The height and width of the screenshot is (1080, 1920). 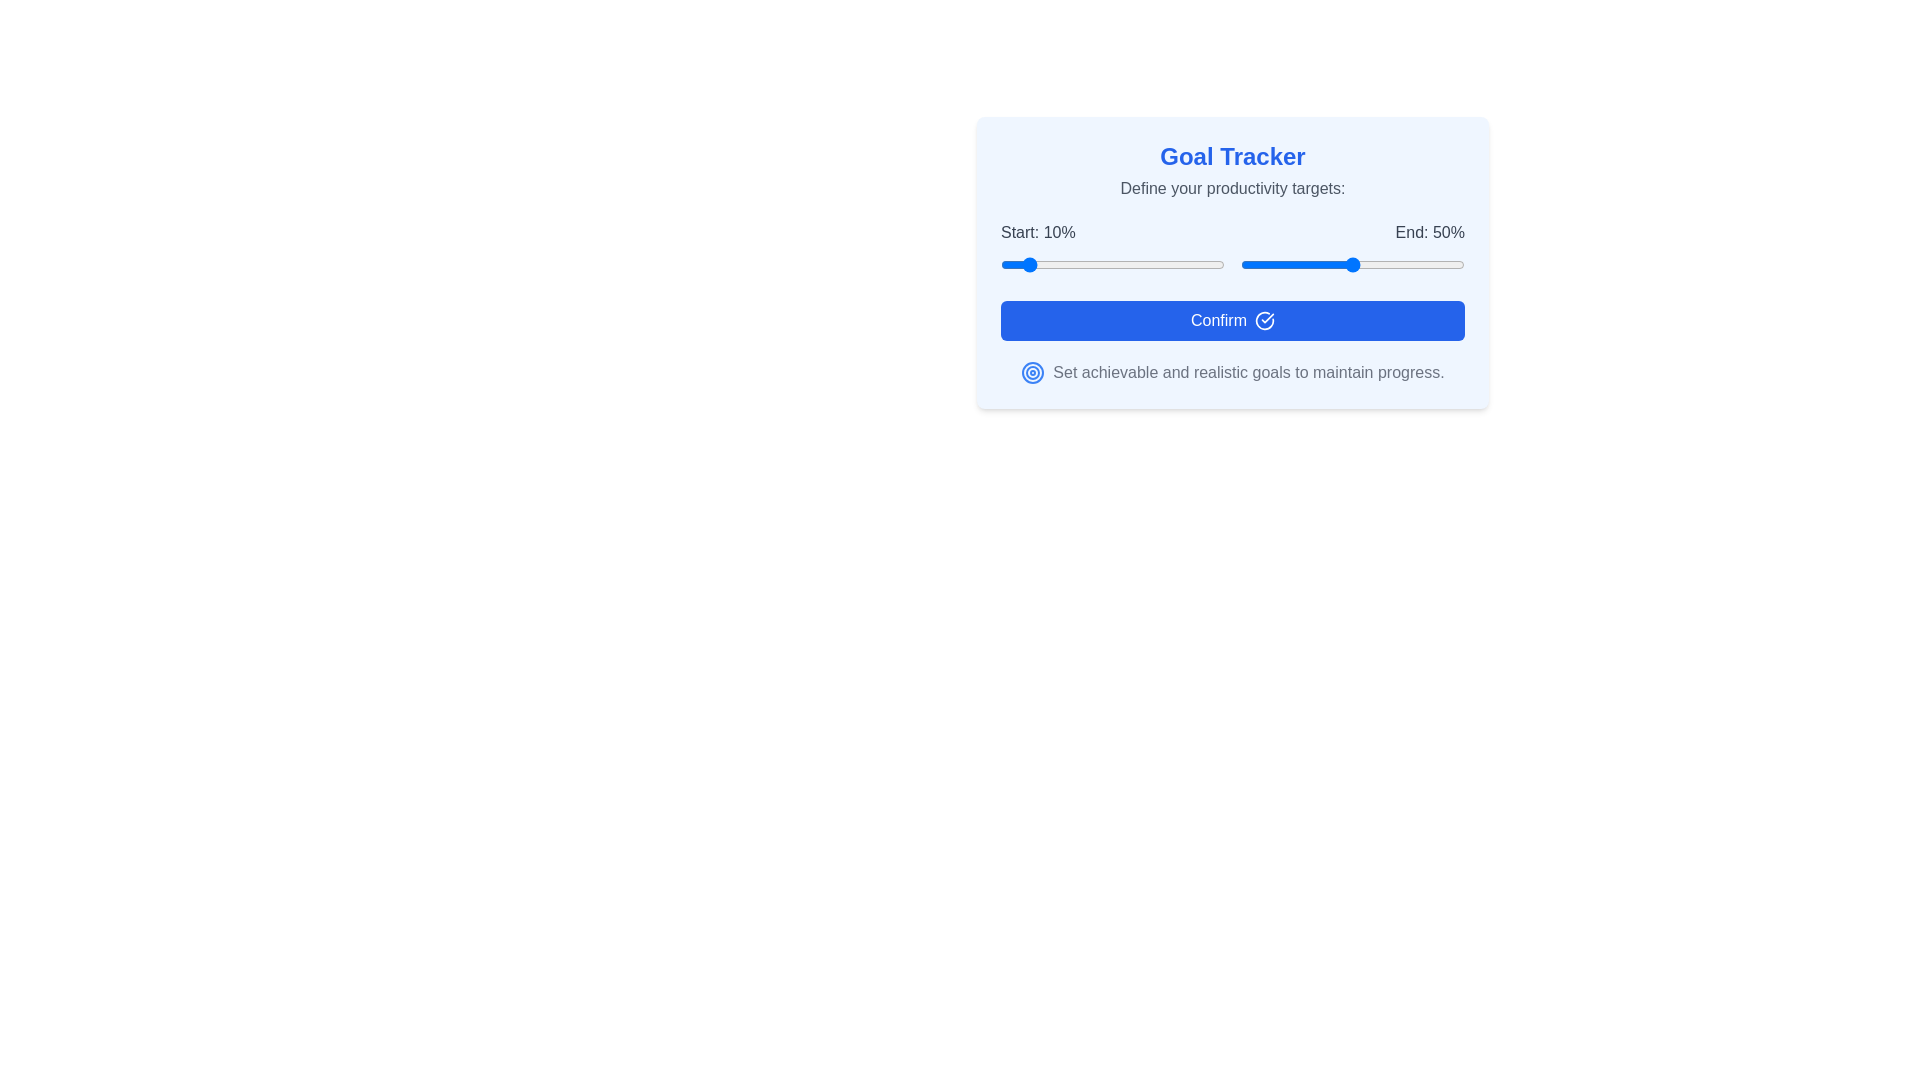 I want to click on the circular target icon with a blue outline and a small blue dot in the center, located to the left of the text 'Set achievable and realistic goals to maintain progress', so click(x=1033, y=373).